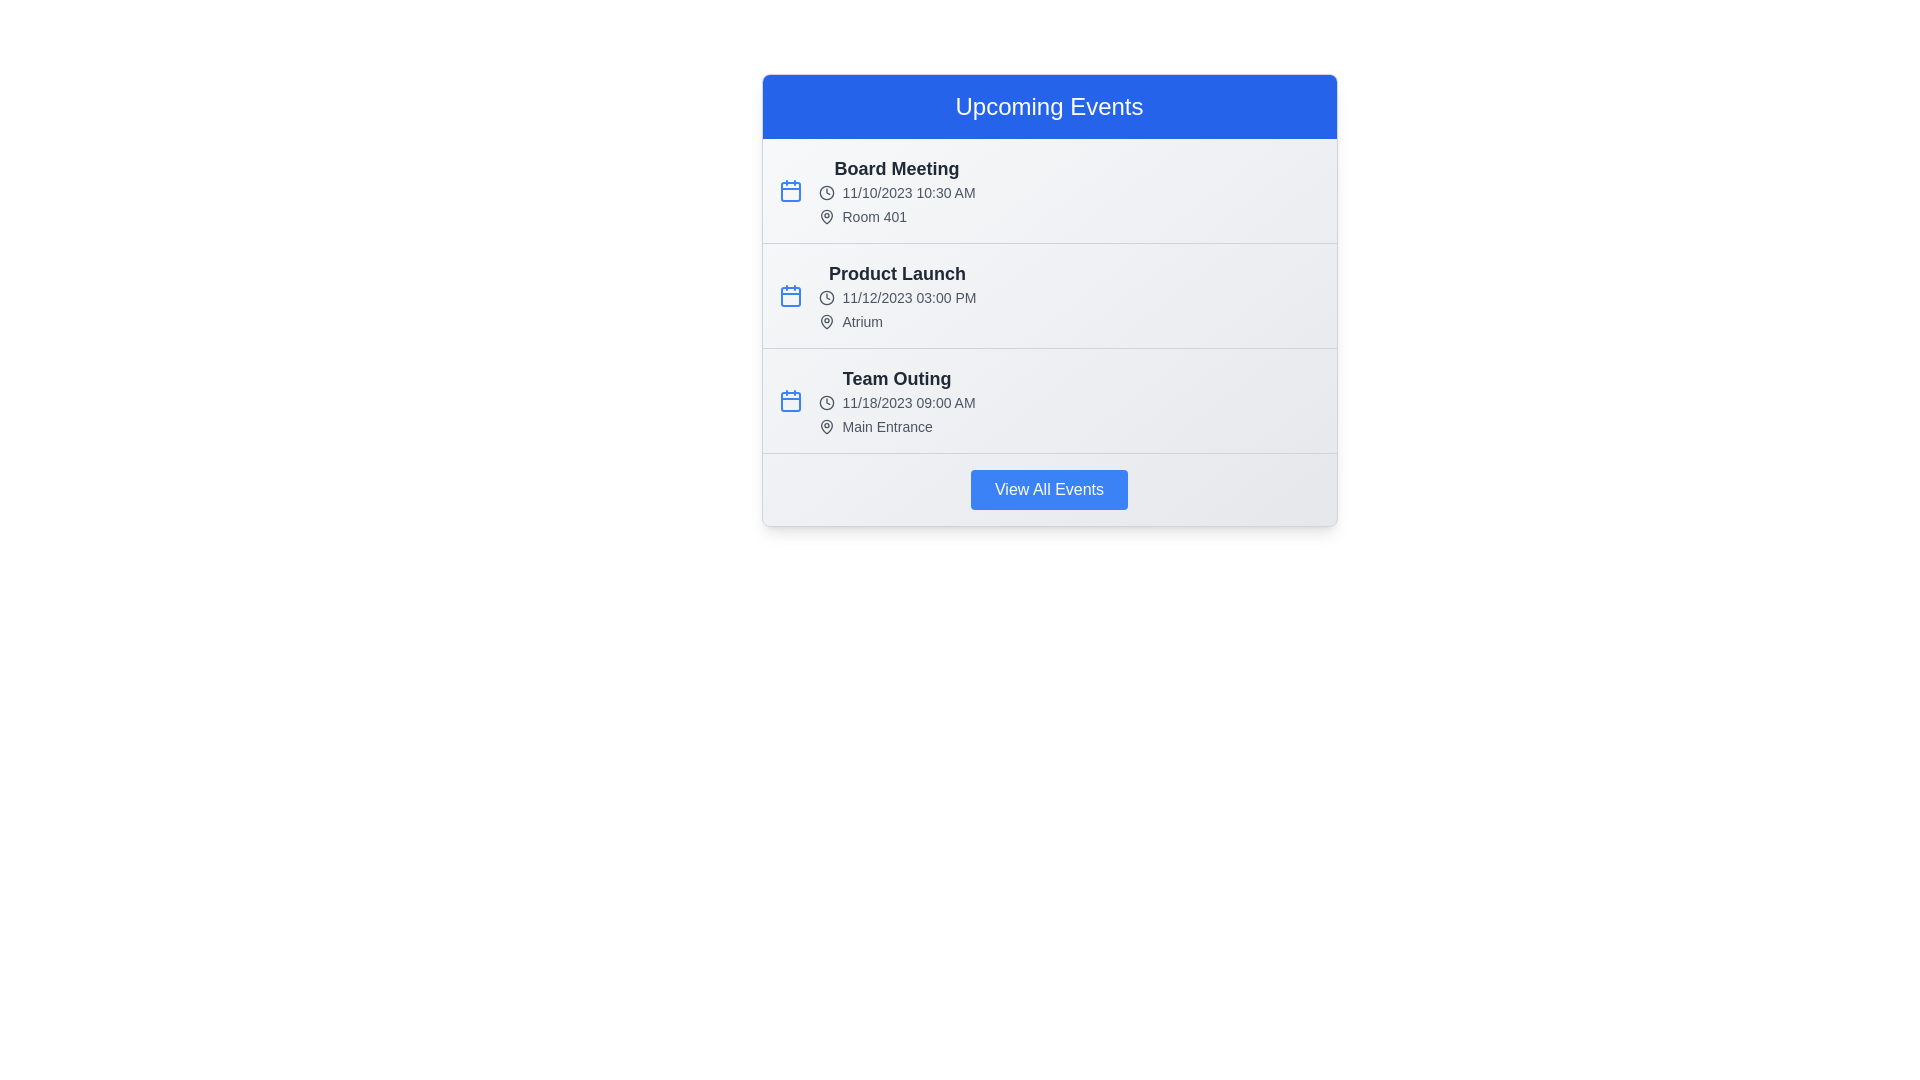 The image size is (1920, 1080). Describe the element at coordinates (896, 168) in the screenshot. I see `the 'Board Meeting' text element, which is styled in bold and dark gray, positioned in the first row of the event listing under 'Upcoming Events'` at that location.